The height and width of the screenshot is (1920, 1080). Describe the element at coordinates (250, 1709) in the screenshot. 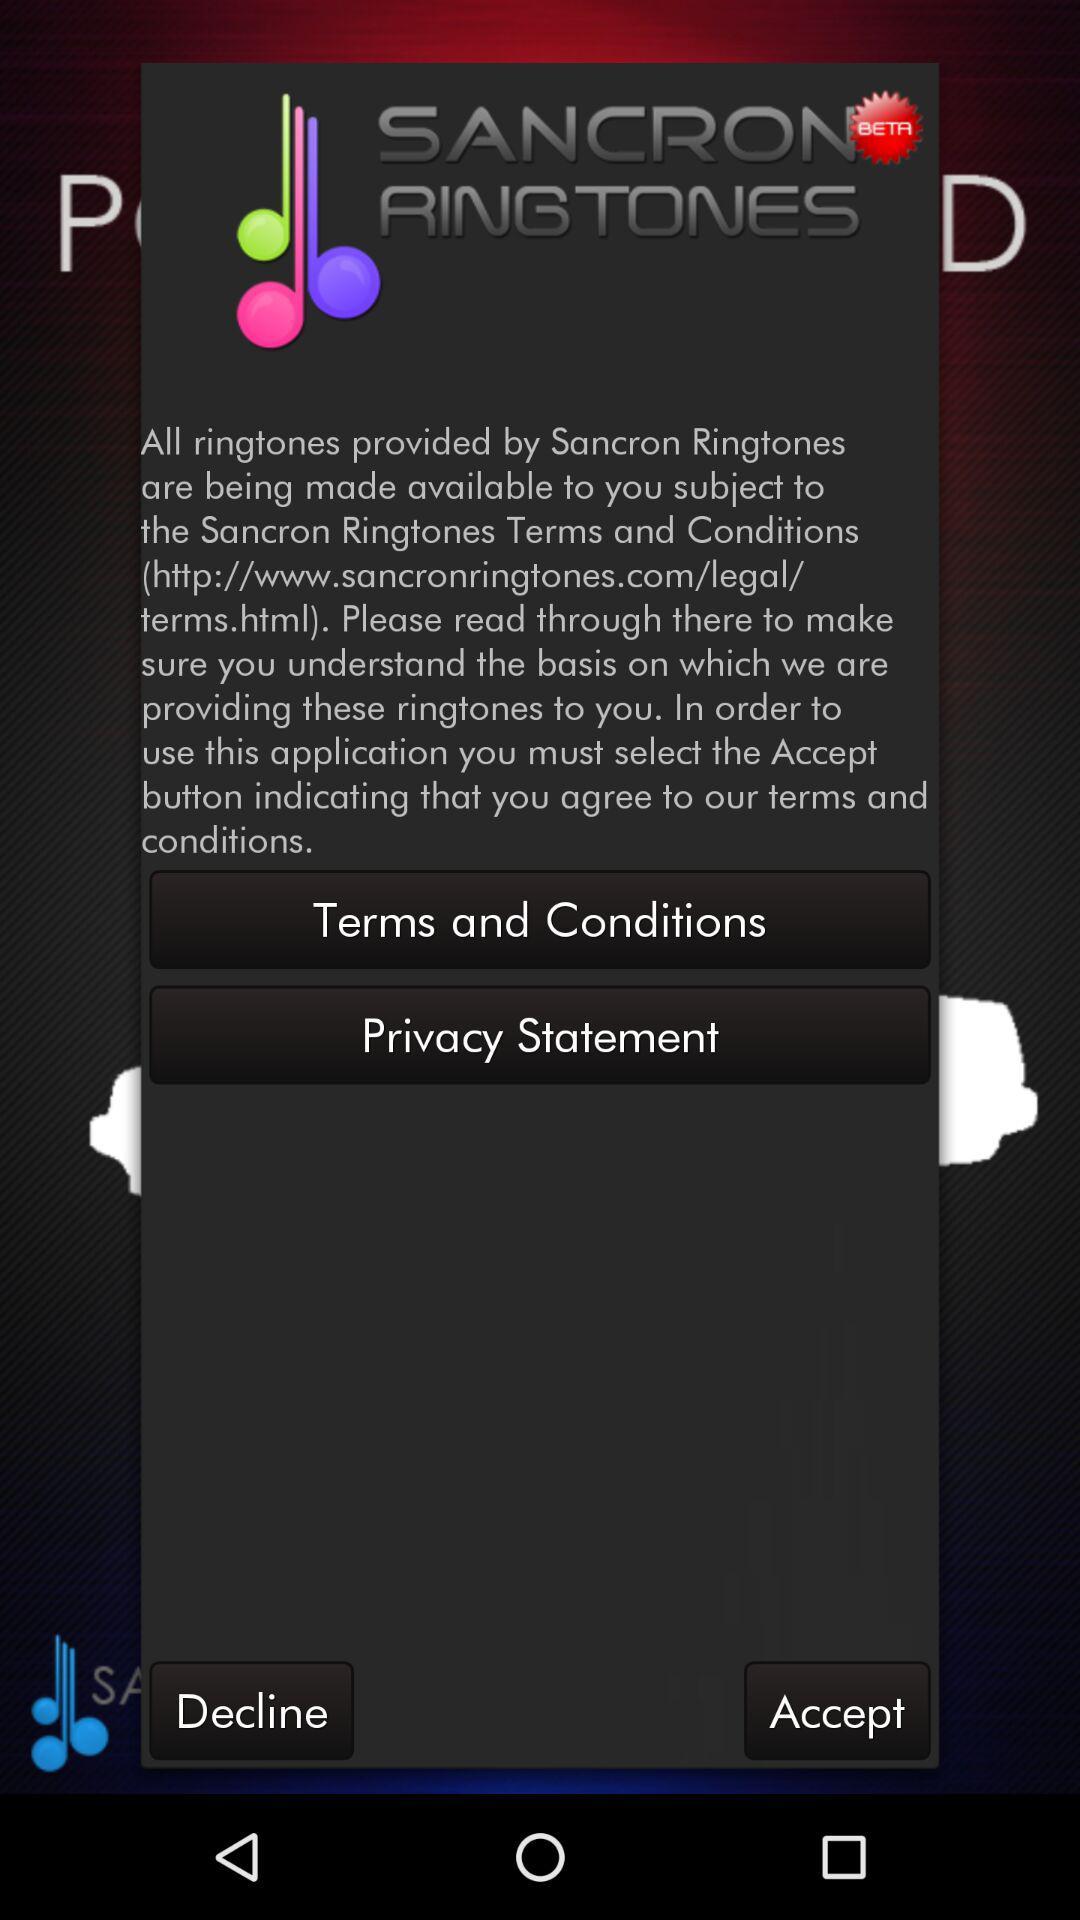

I see `the decline` at that location.